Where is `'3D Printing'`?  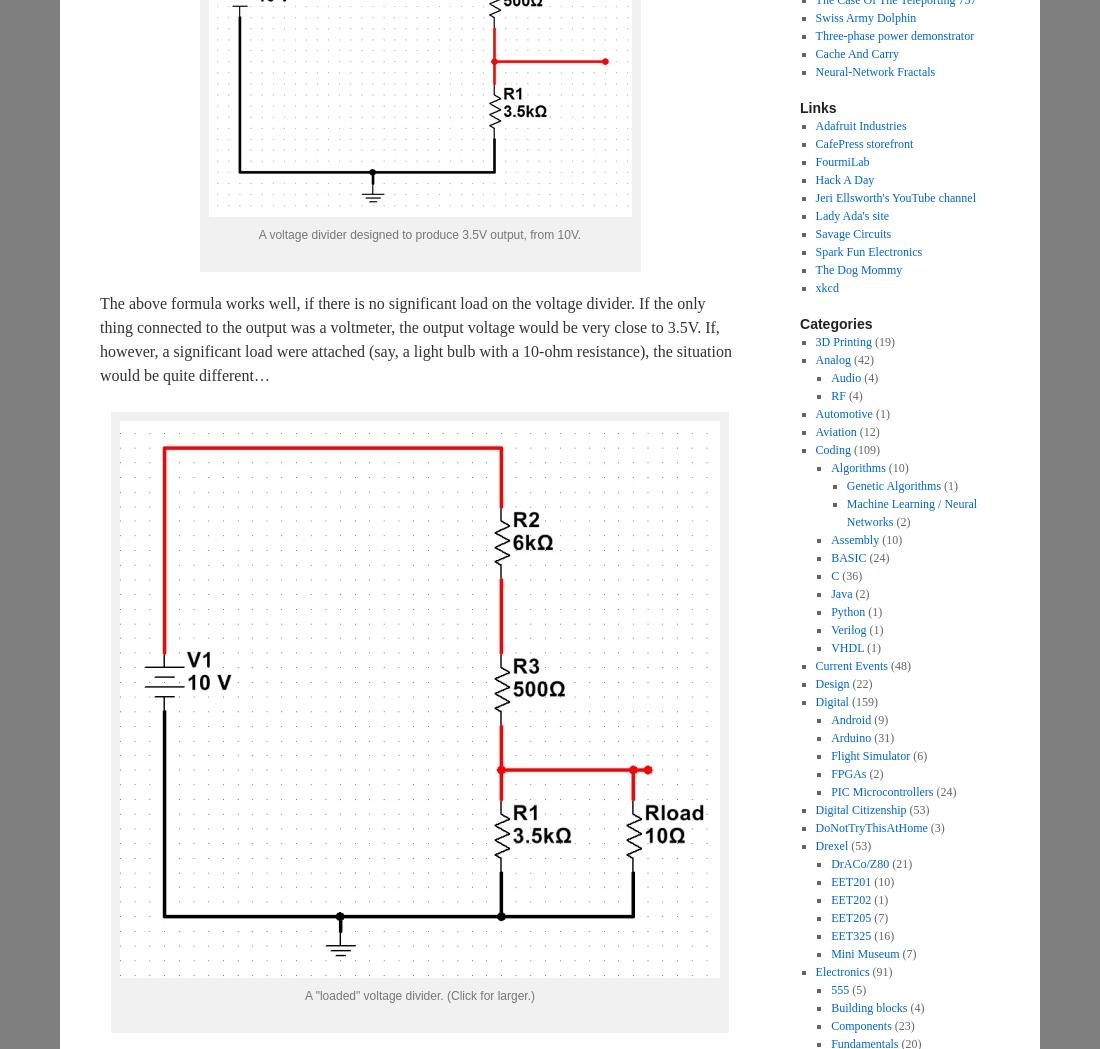 '3D Printing' is located at coordinates (842, 340).